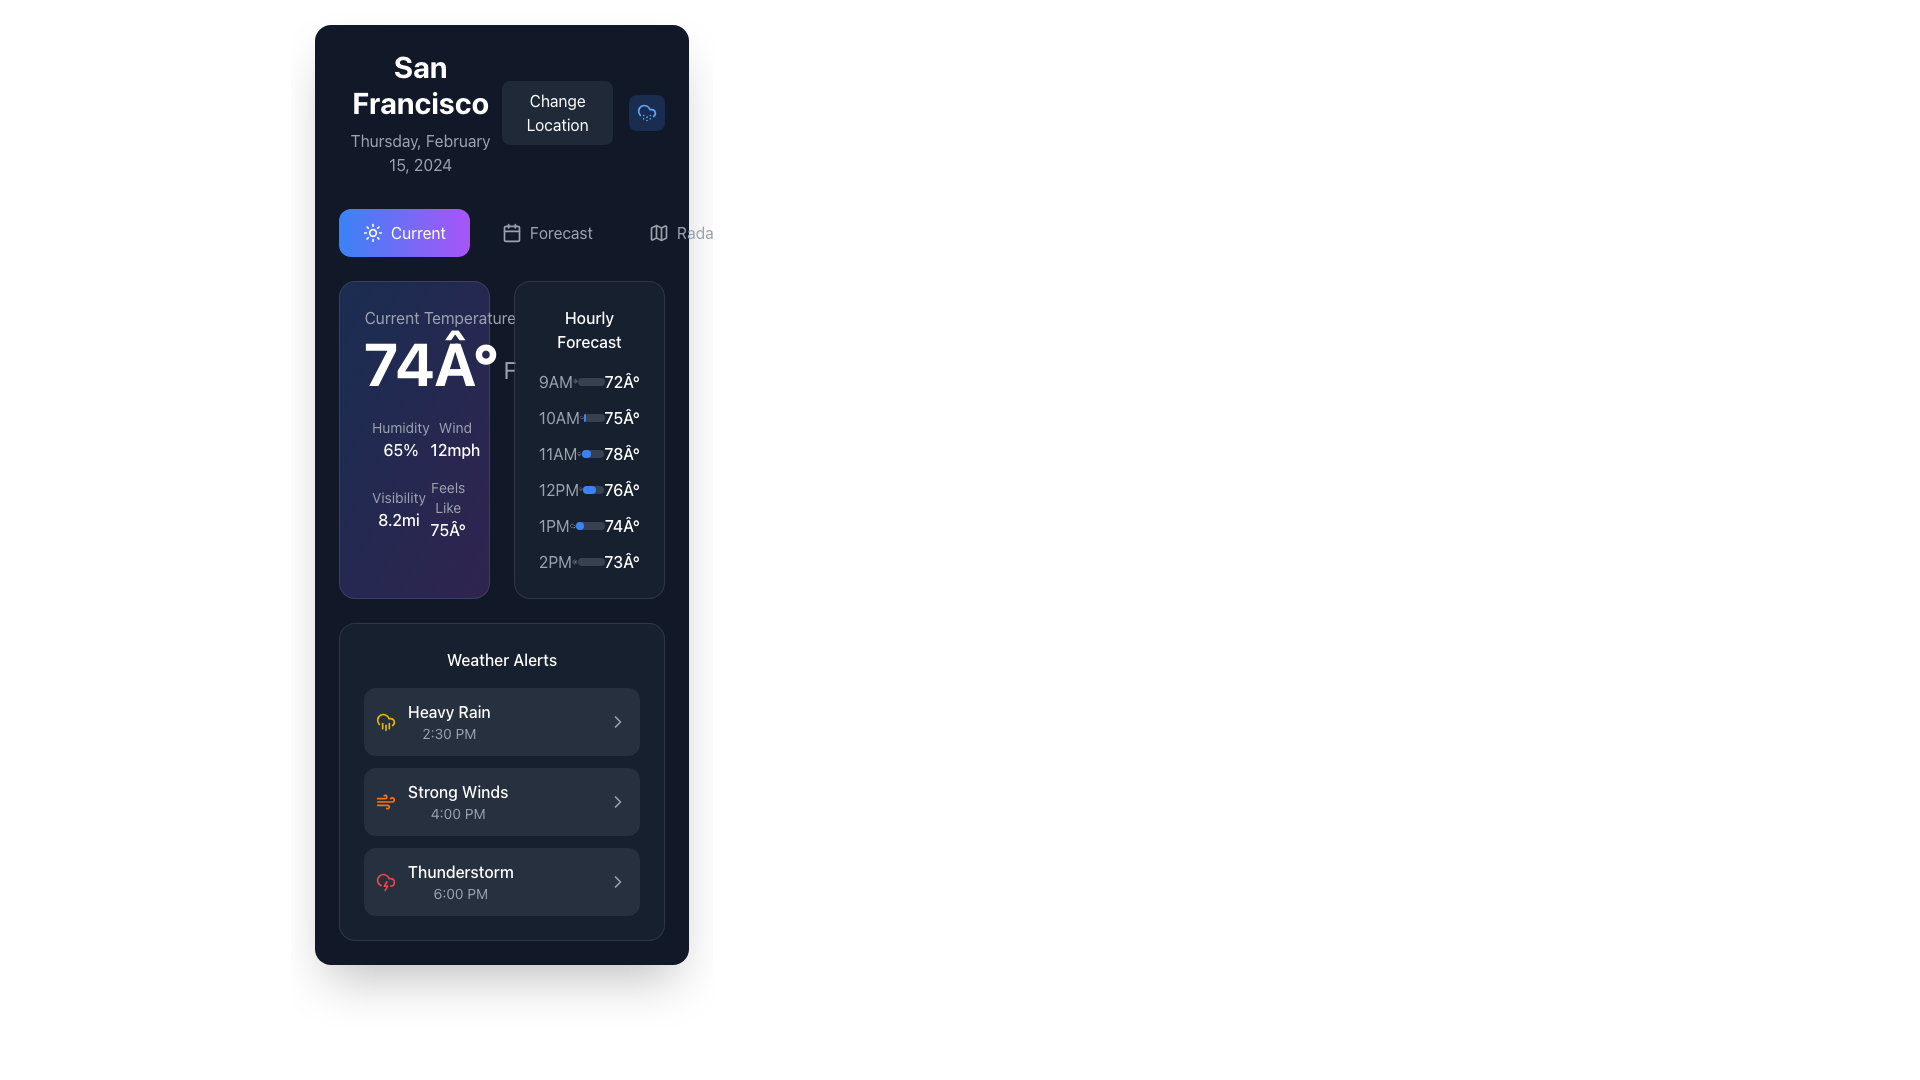  Describe the element at coordinates (385, 721) in the screenshot. I see `the weather icon representing heavy rain located in the 'Weather Alerts' section, adjacent to the 'Heavy Rain' label and time '2:30 PM'` at that location.